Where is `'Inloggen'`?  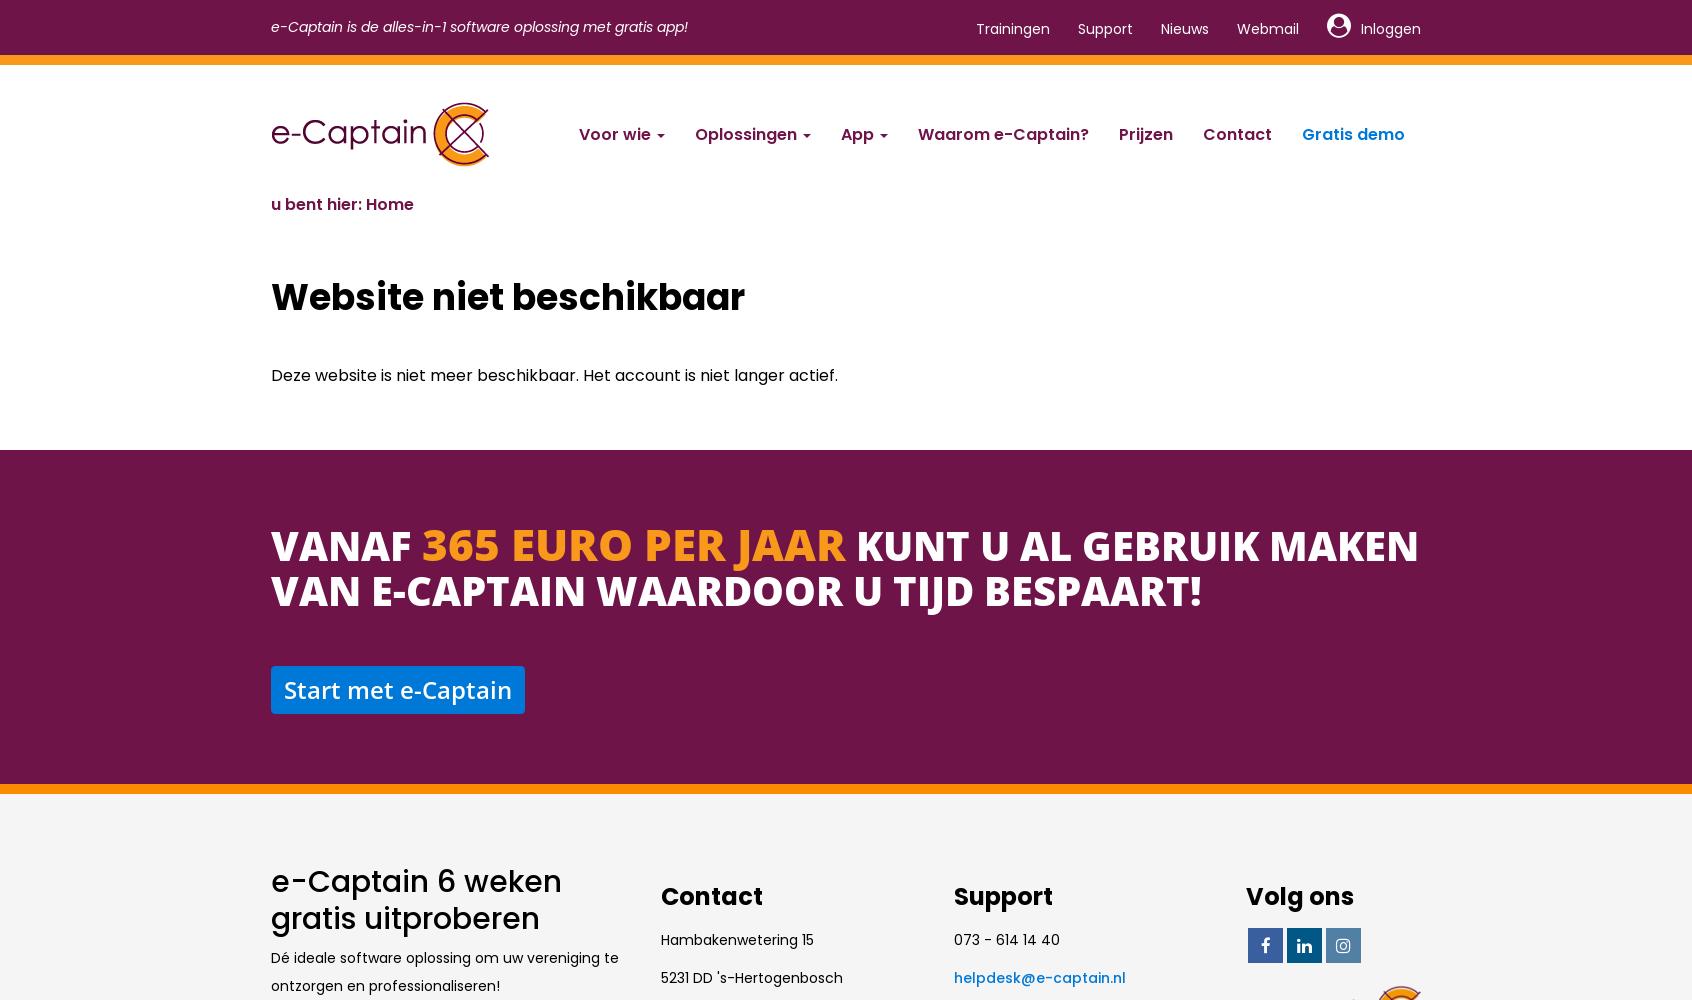
'Inloggen' is located at coordinates (1383, 29).